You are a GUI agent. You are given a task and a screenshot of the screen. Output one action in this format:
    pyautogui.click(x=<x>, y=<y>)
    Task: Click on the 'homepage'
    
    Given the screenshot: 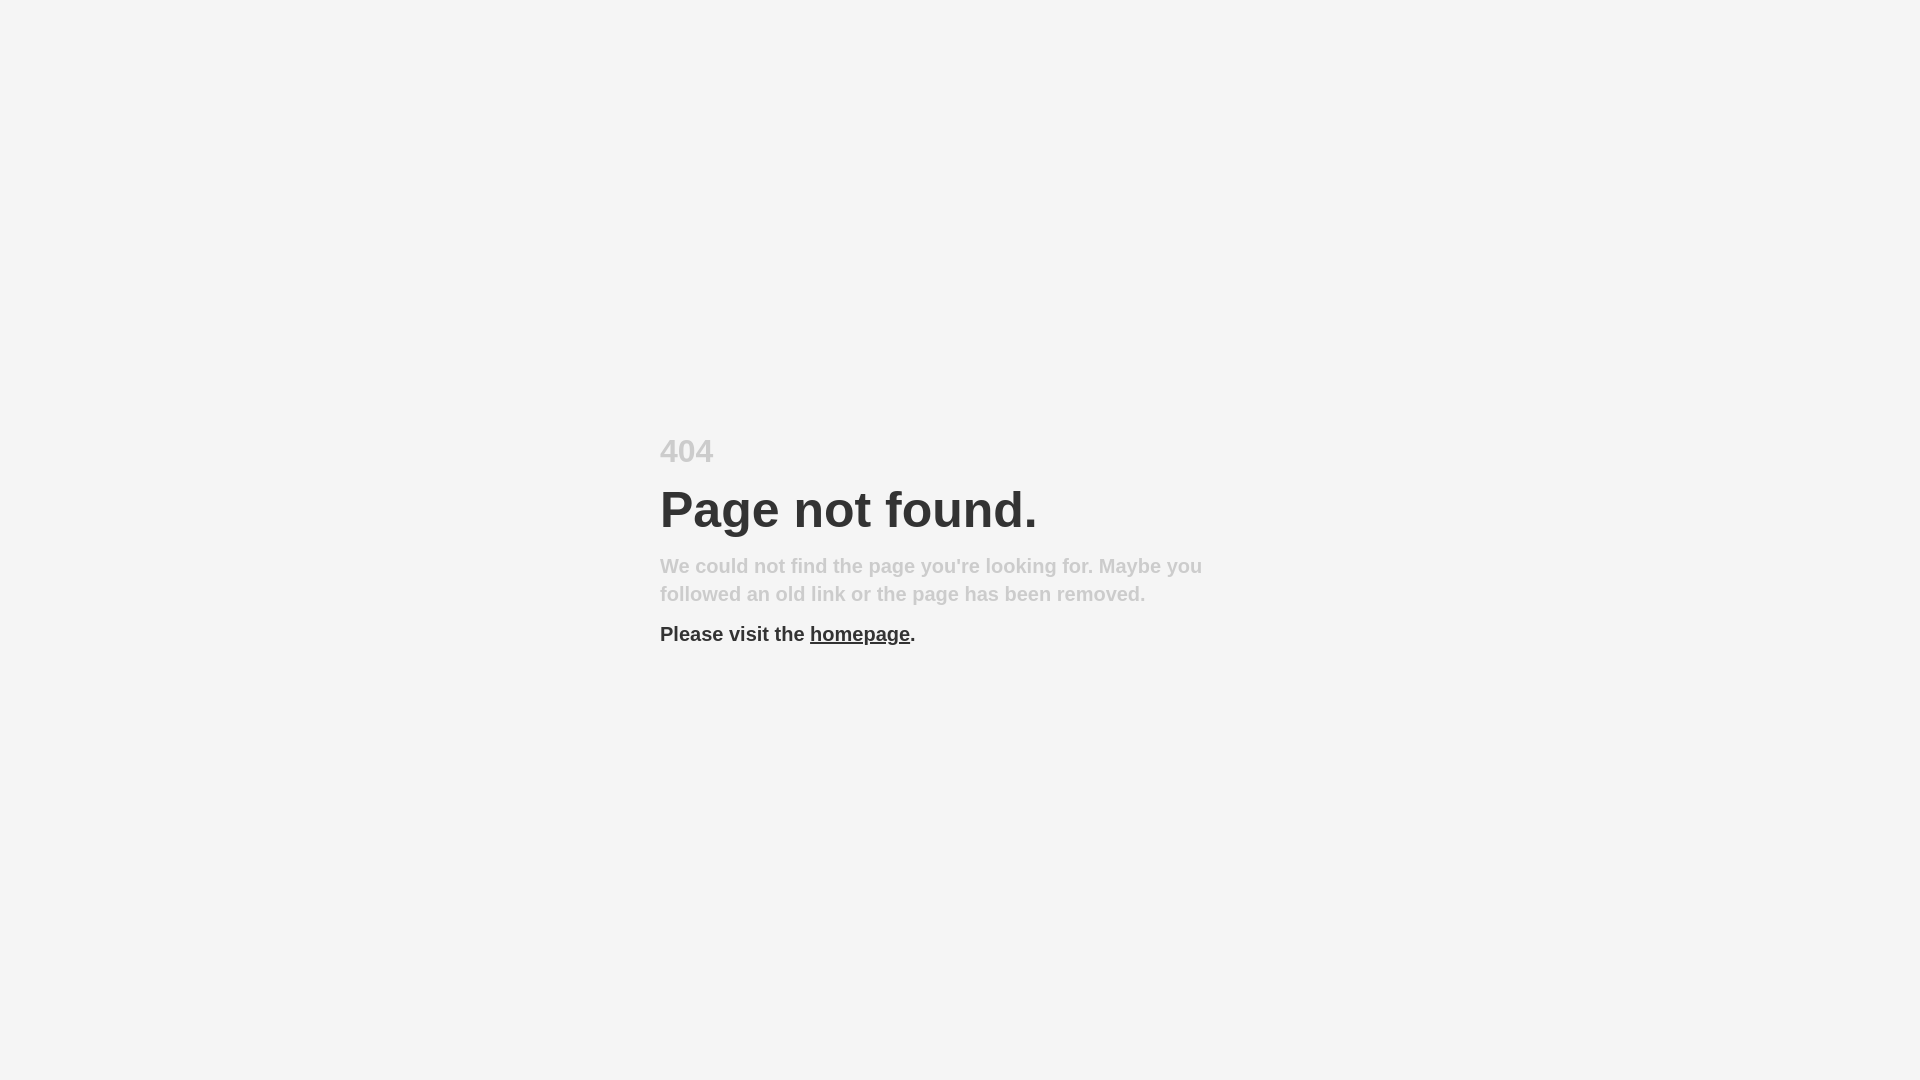 What is the action you would take?
    pyautogui.click(x=859, y=633)
    